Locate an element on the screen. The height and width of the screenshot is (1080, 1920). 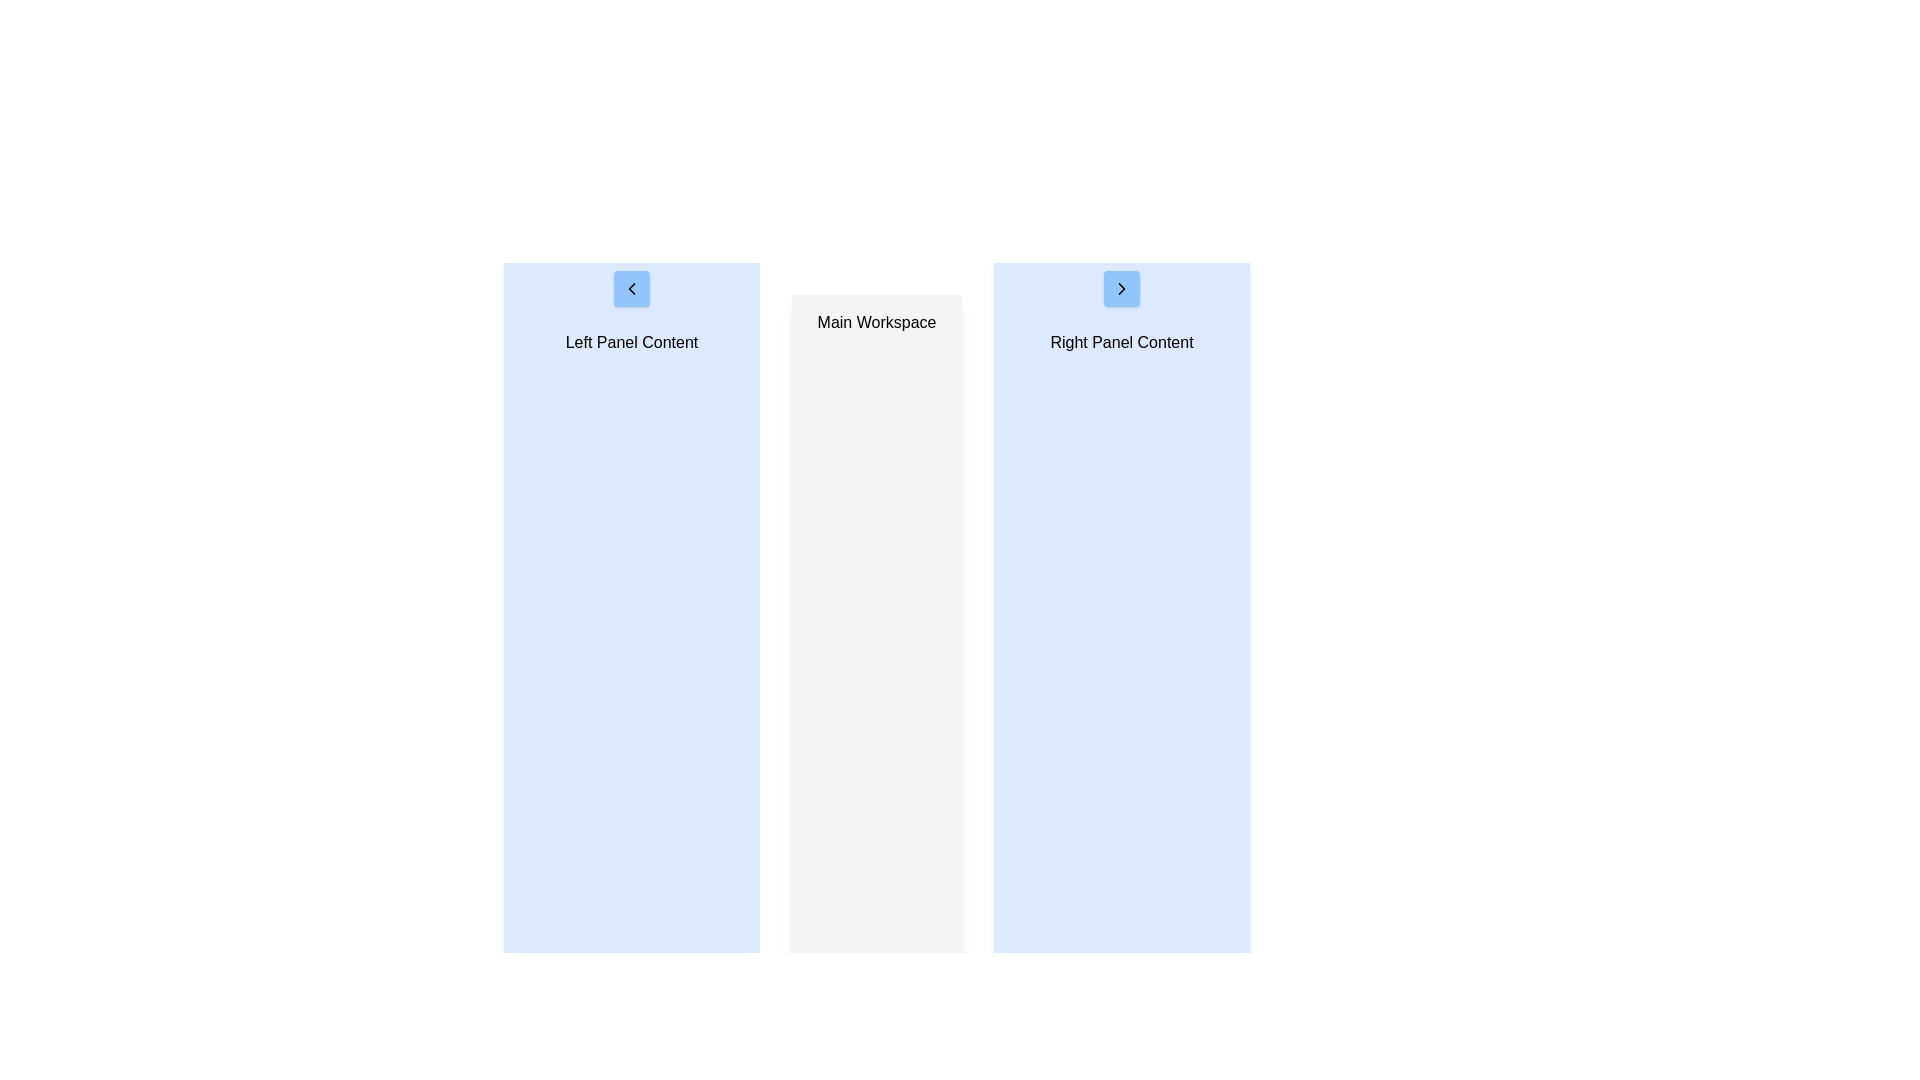
the Static Text Label located in the Left Panel, which serves as a title for the panel and is centrally aligned below the left chevron icon is located at coordinates (631, 342).